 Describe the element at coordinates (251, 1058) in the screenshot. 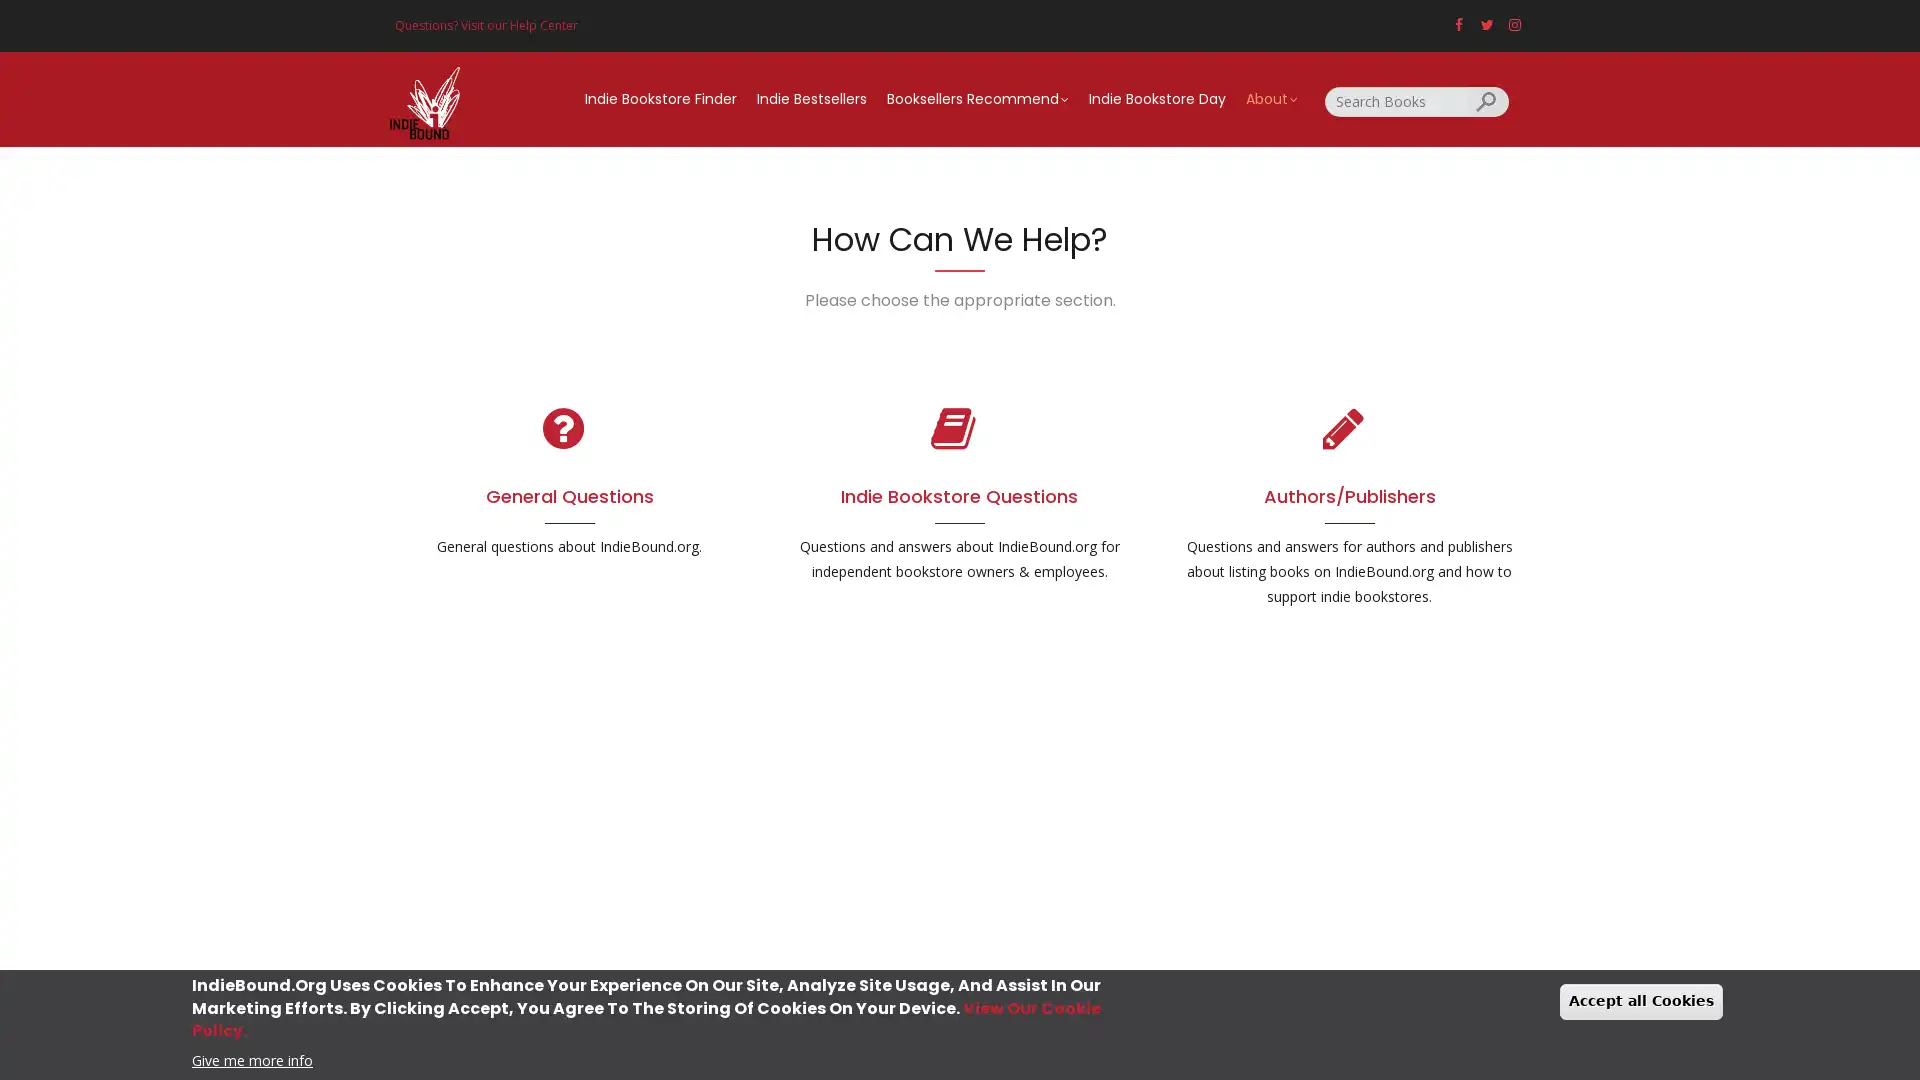

I see `Give me more info` at that location.